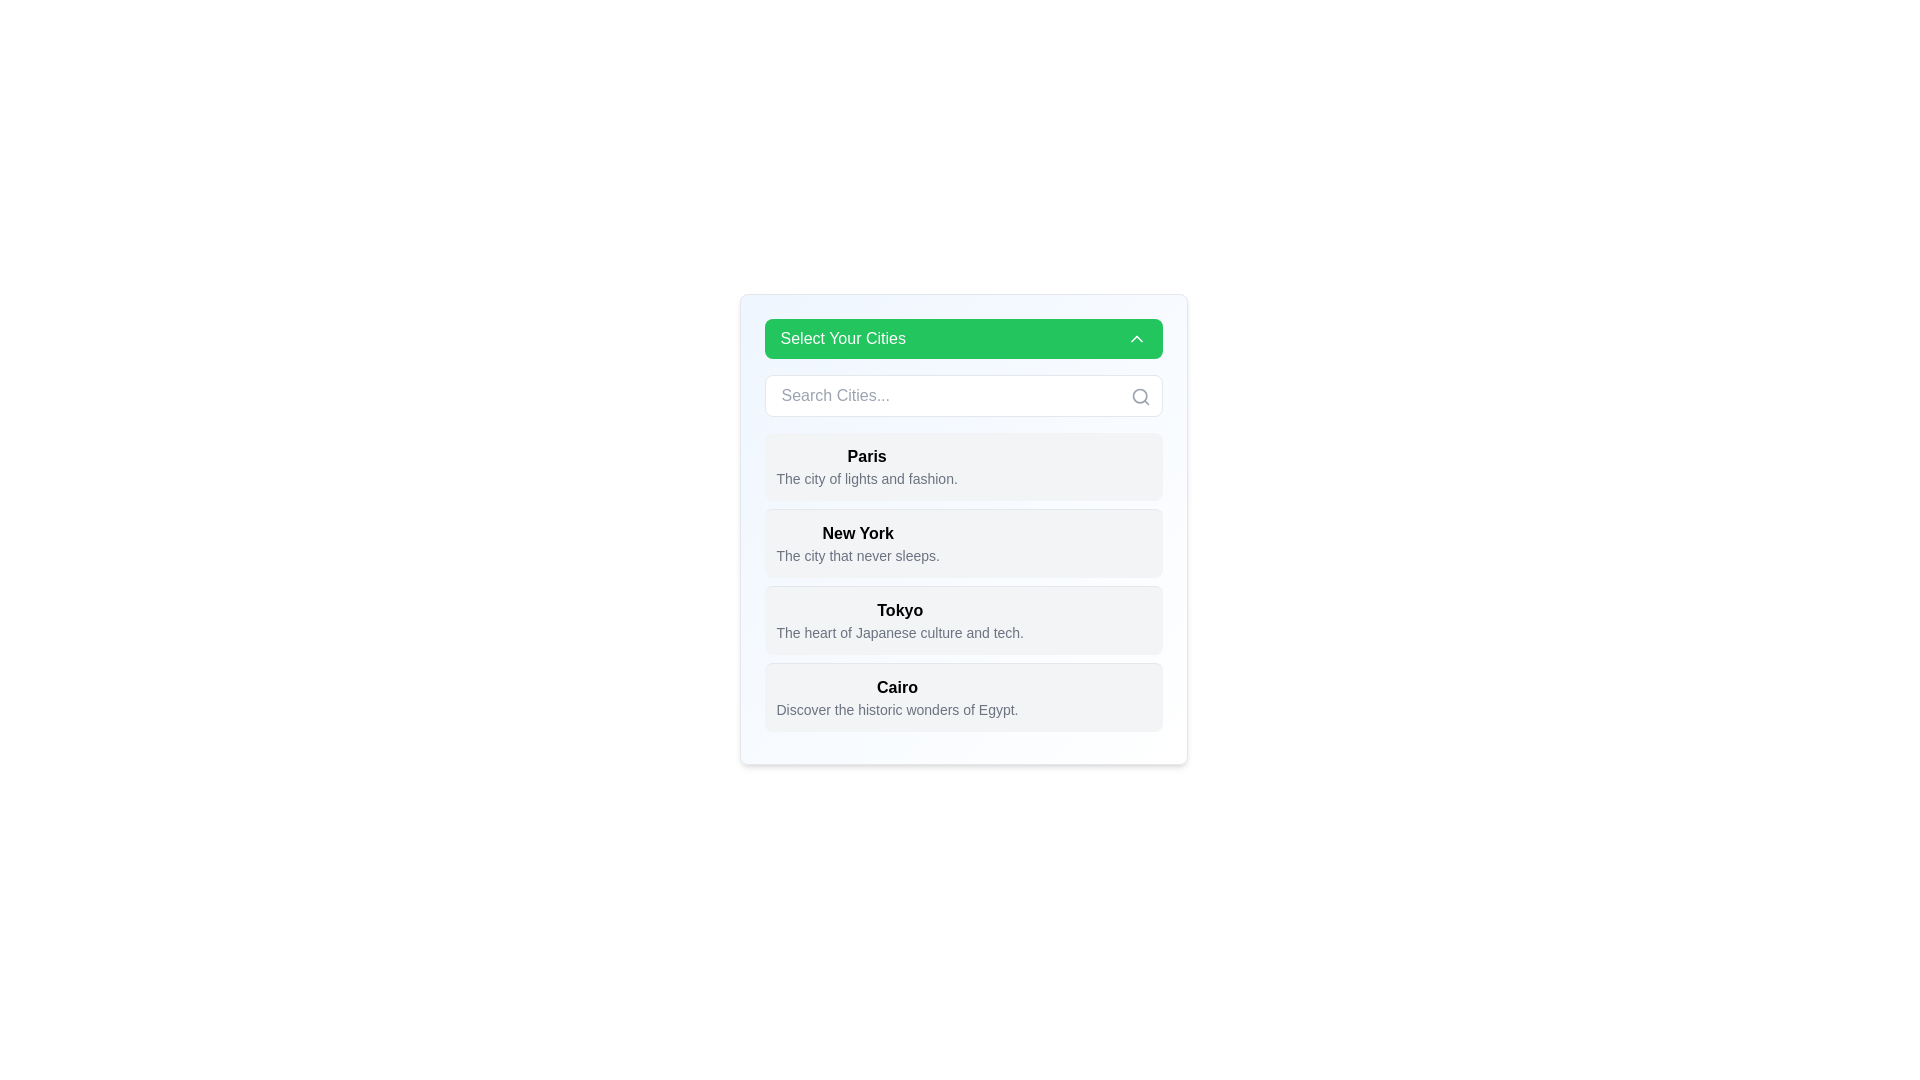 Image resolution: width=1920 pixels, height=1080 pixels. I want to click on to select the list item containing the bold title 'New York' in the dropdown menu titled 'Select Your Cities.', so click(858, 543).